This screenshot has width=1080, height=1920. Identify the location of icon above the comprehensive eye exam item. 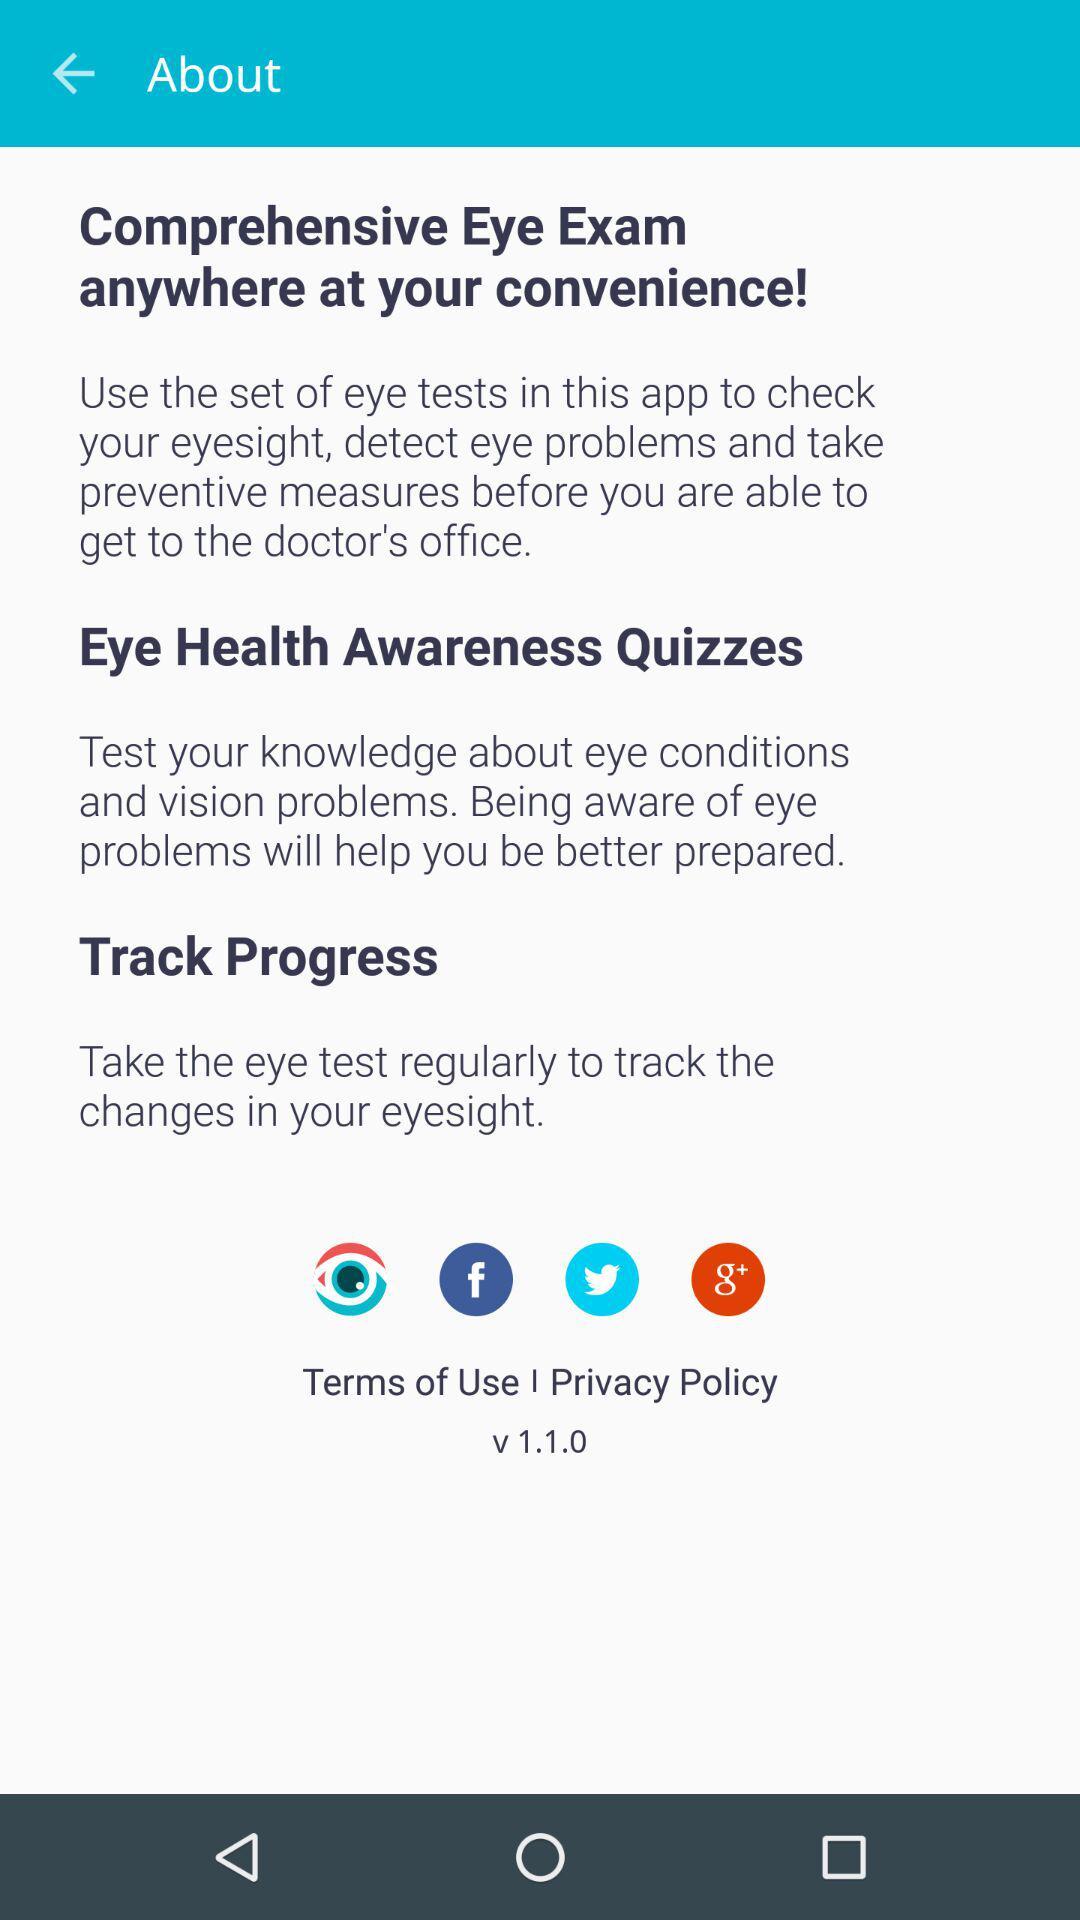
(72, 73).